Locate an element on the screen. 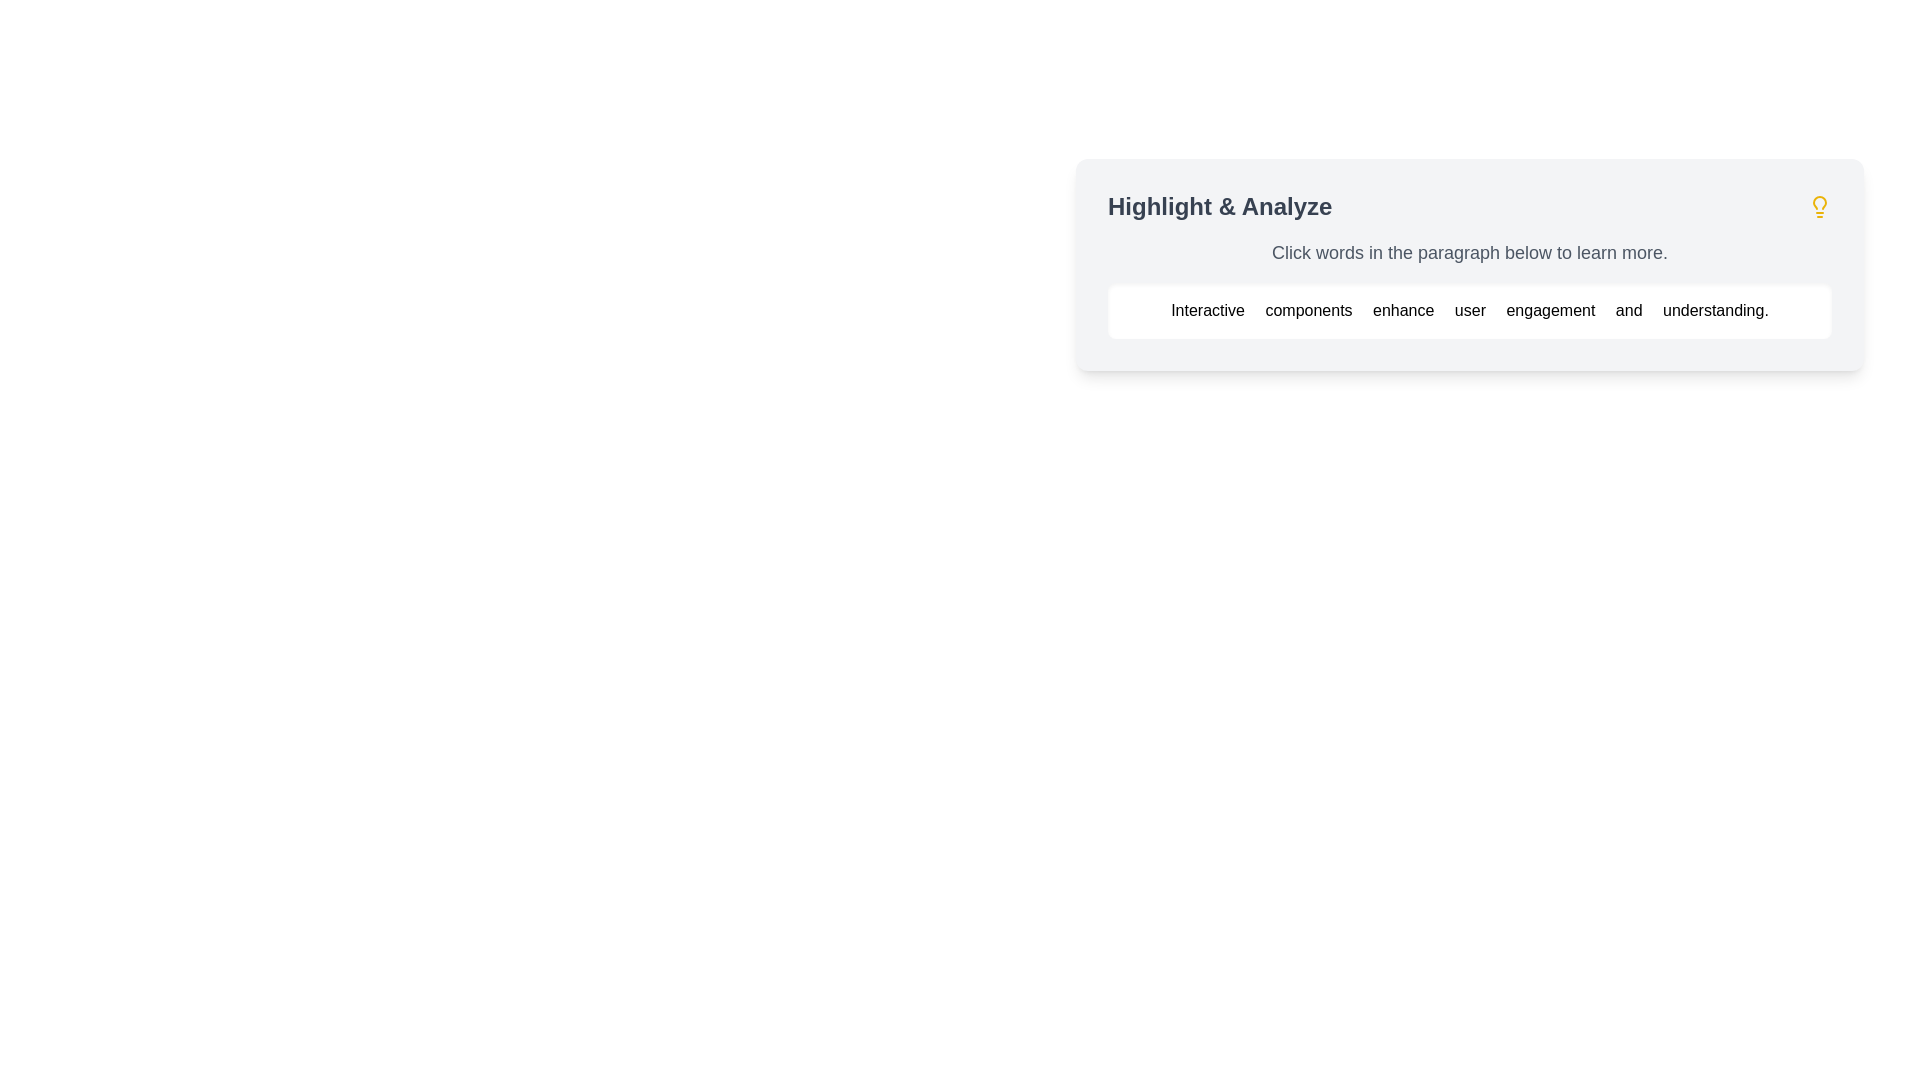 The image size is (1920, 1080). the text element 'enhance' which is styled with a white background and changes to yellow on hover, located between 'components' and 'user' is located at coordinates (1405, 310).